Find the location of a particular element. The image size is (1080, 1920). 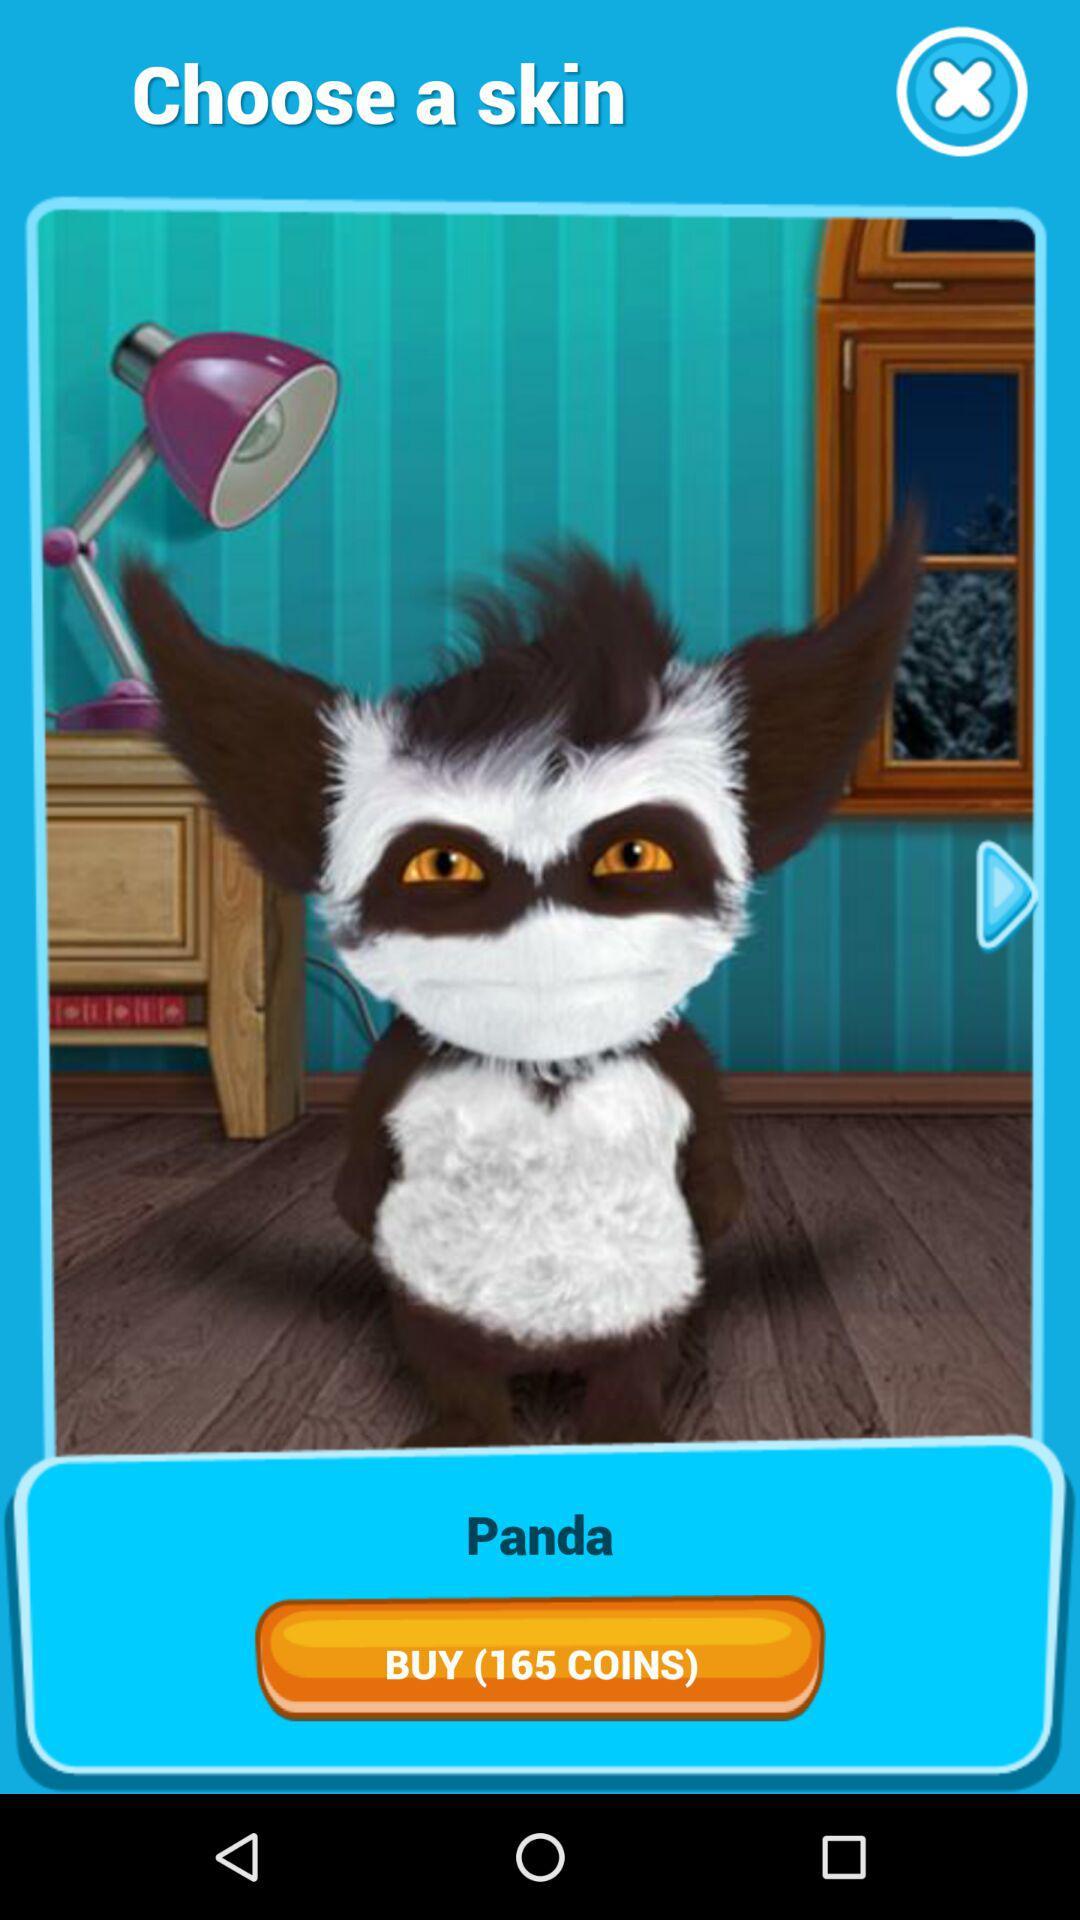

the close icon is located at coordinates (960, 97).